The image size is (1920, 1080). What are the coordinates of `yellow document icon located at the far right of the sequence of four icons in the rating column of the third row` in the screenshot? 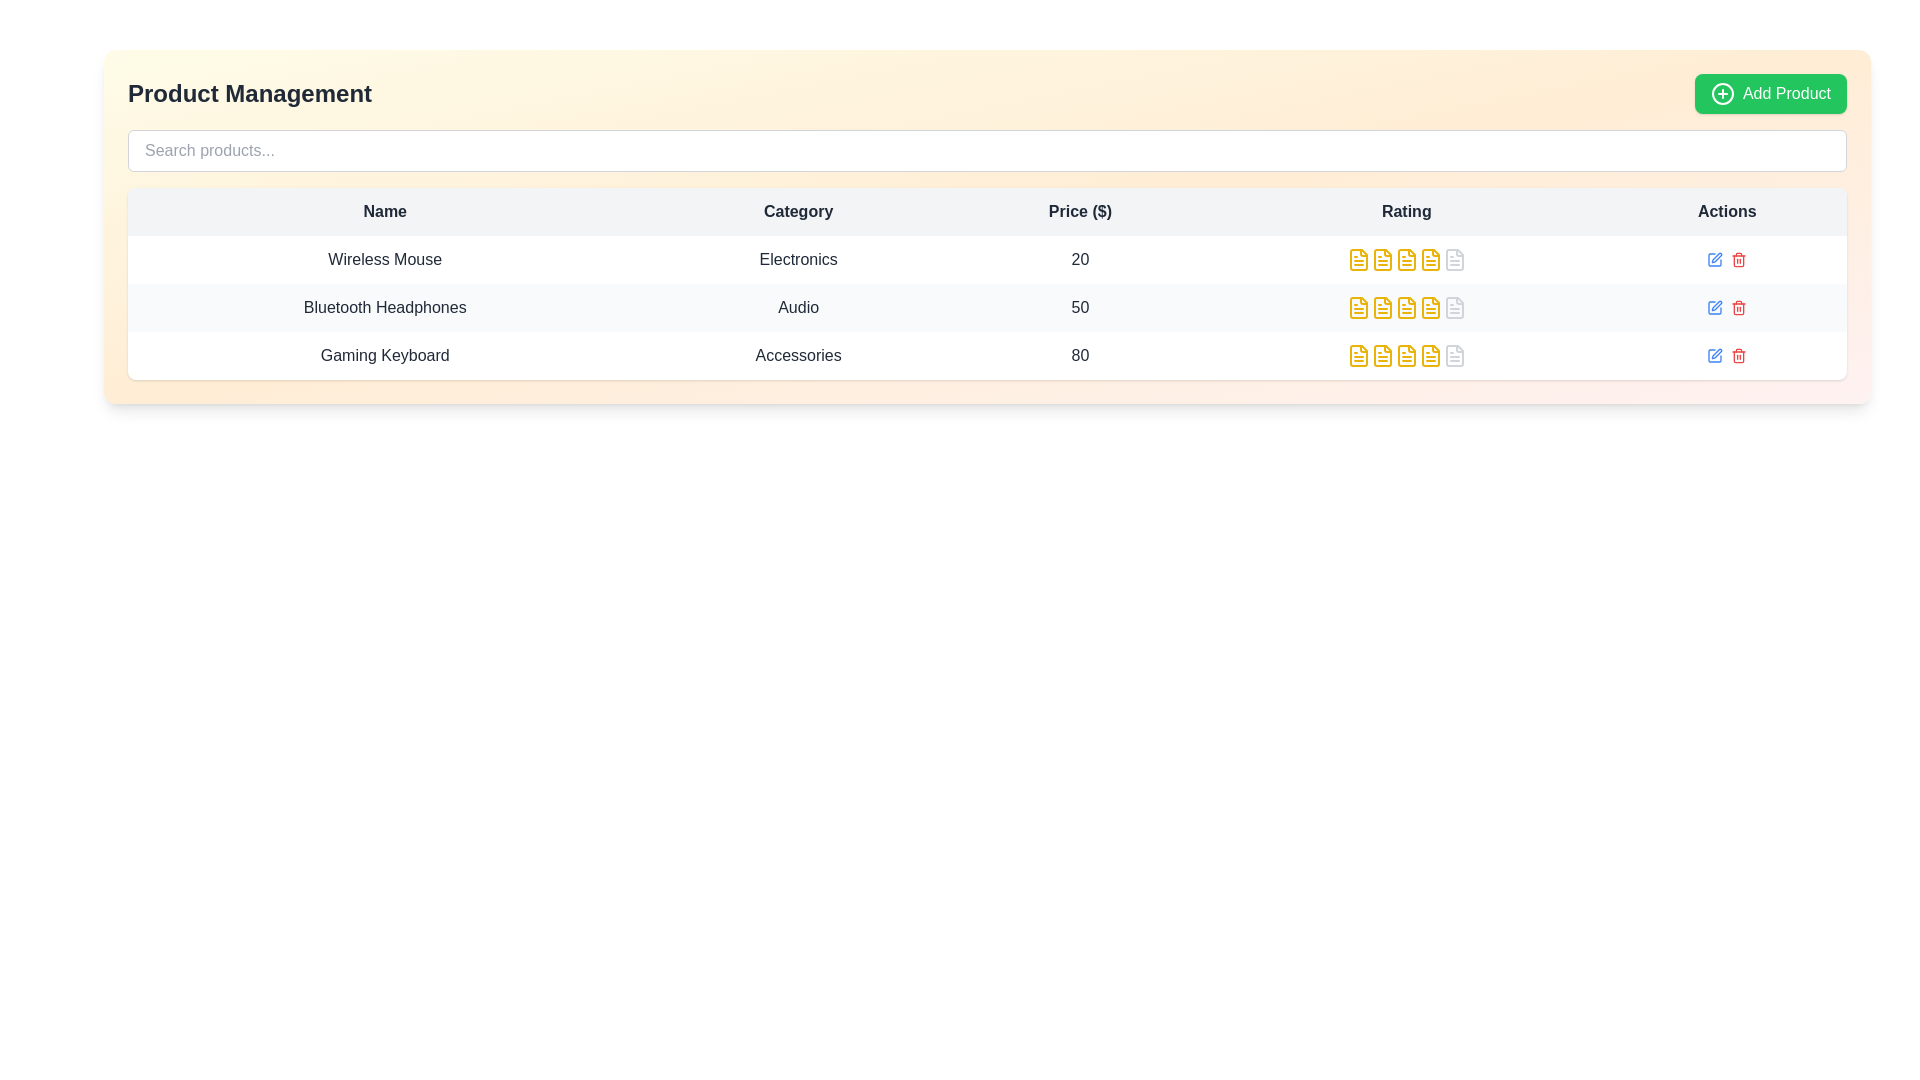 It's located at (1429, 354).